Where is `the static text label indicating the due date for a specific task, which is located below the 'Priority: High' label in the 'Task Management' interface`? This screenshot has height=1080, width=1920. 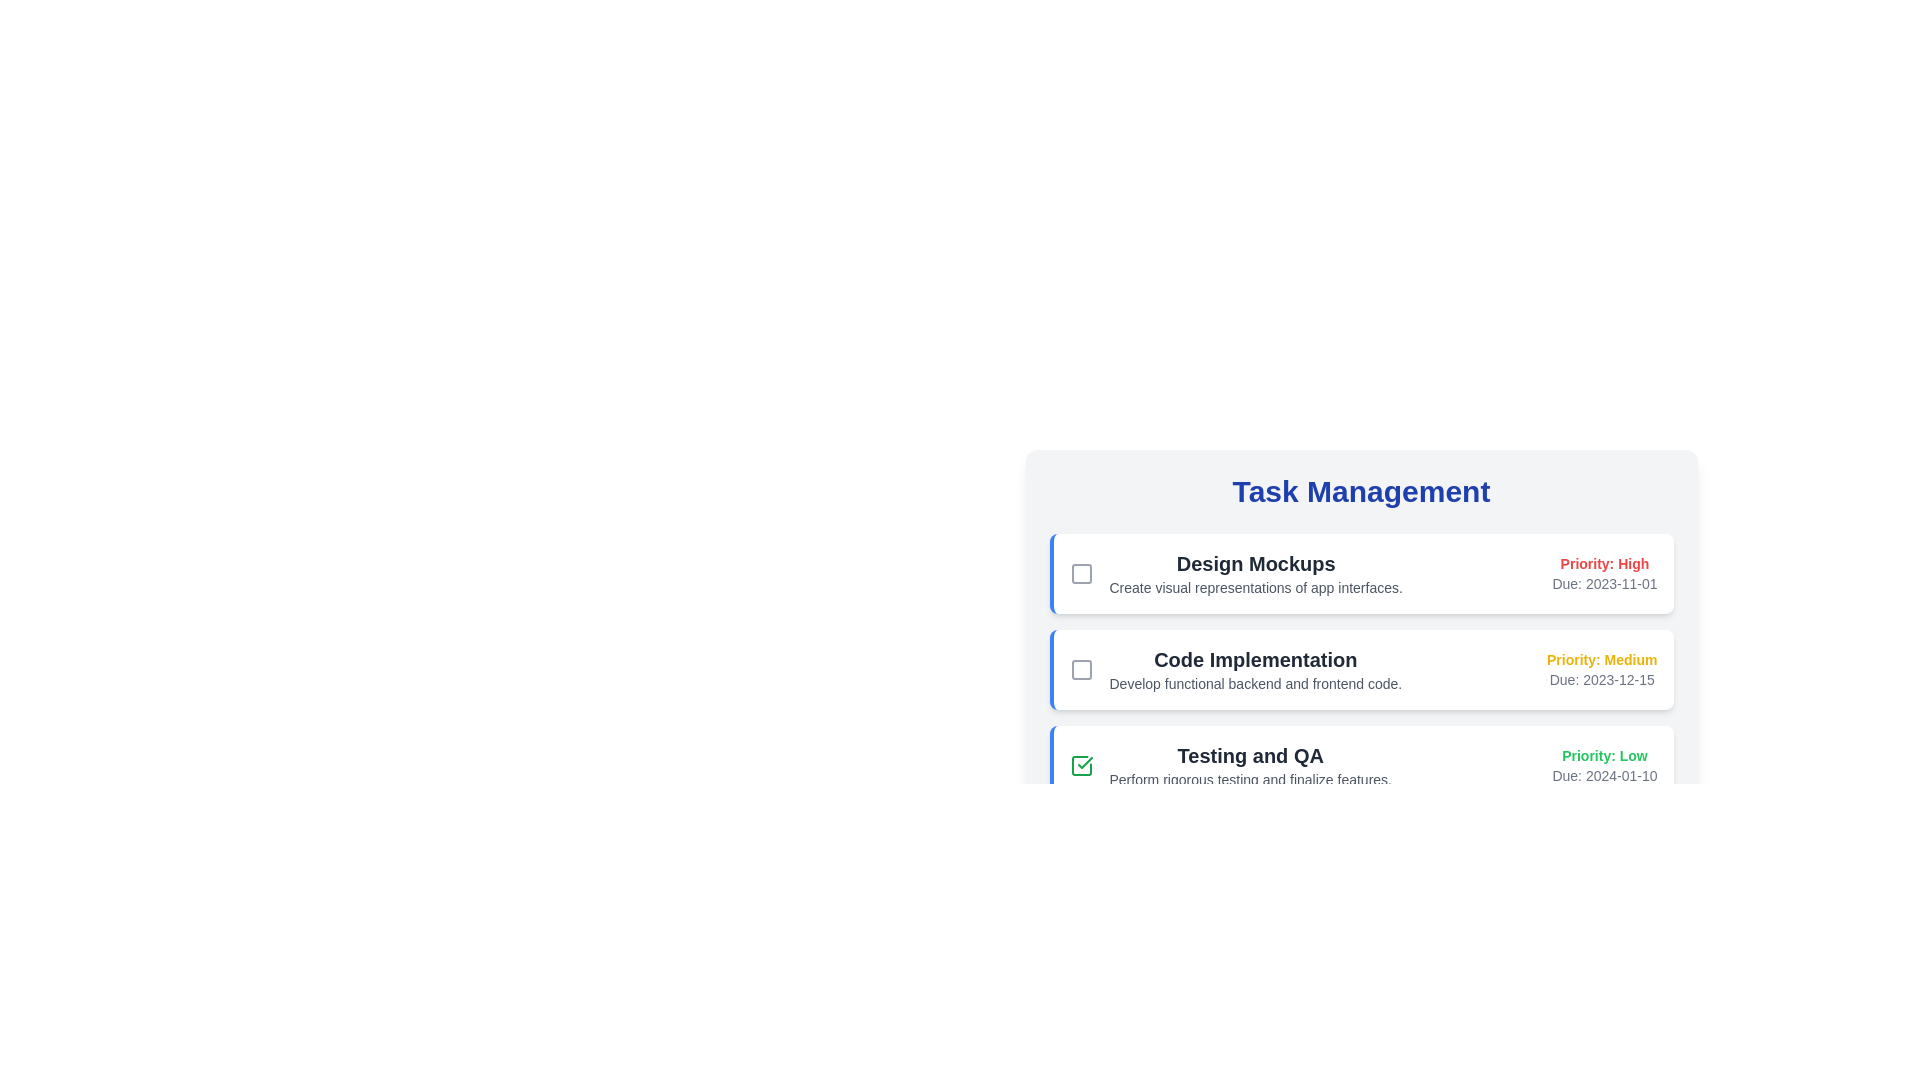 the static text label indicating the due date for a specific task, which is located below the 'Priority: High' label in the 'Task Management' interface is located at coordinates (1604, 583).